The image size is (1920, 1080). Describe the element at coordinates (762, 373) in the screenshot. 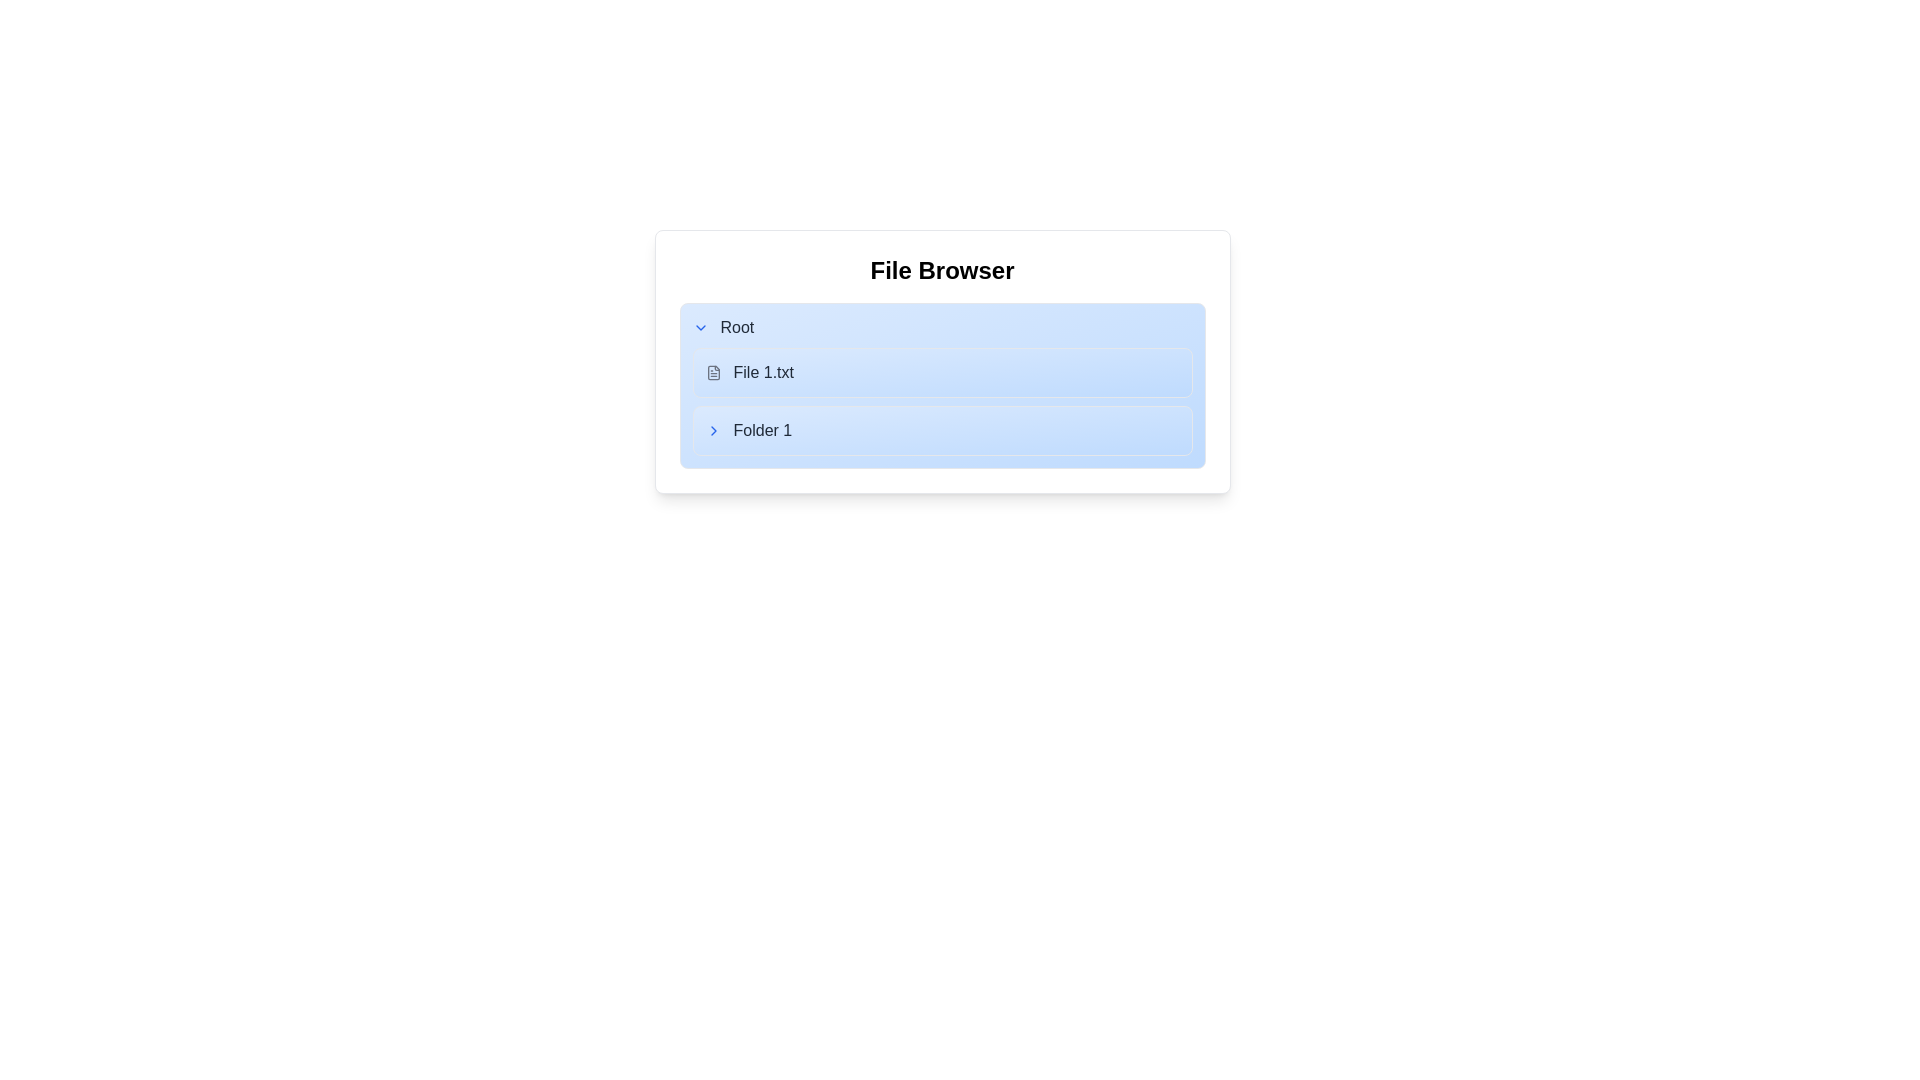

I see `the text label displaying 'File 1.txt' which is styled with medium weight font and gray color, located within a file browser interface above the 'Folder 1' label` at that location.